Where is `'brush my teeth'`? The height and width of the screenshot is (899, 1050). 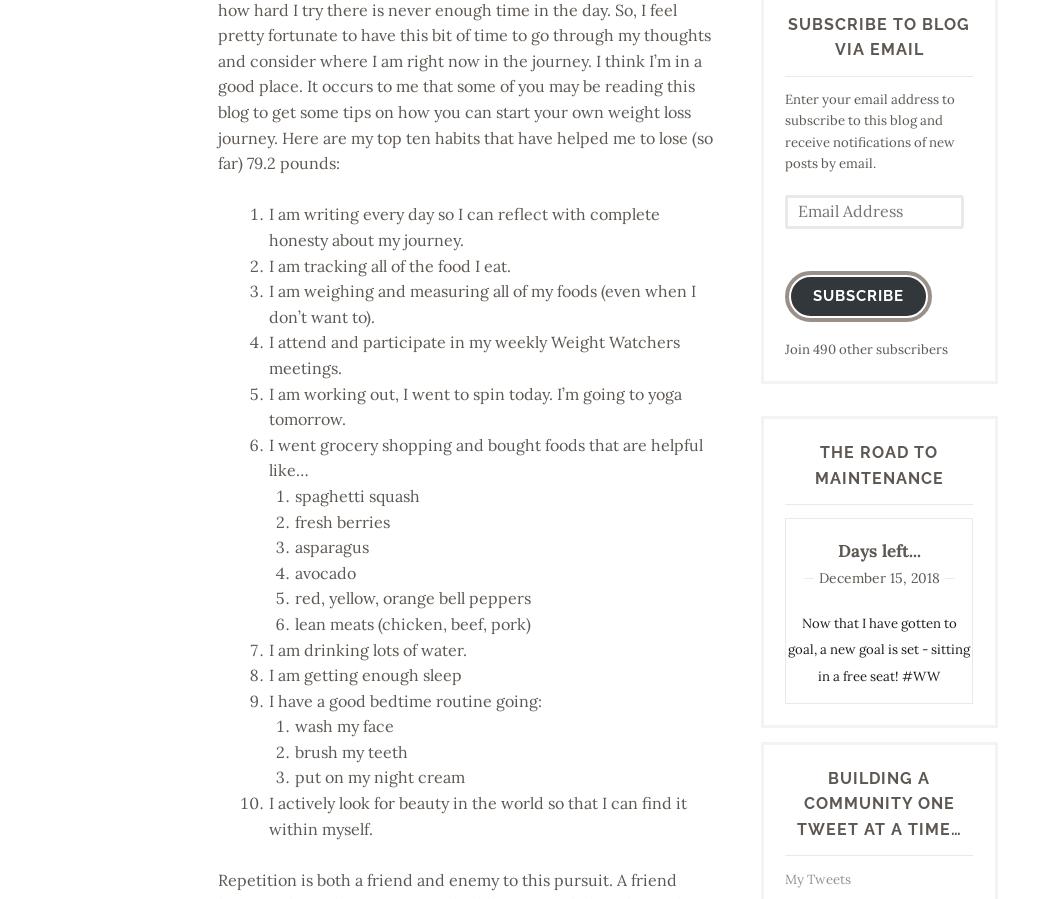
'brush my teeth' is located at coordinates (349, 751).